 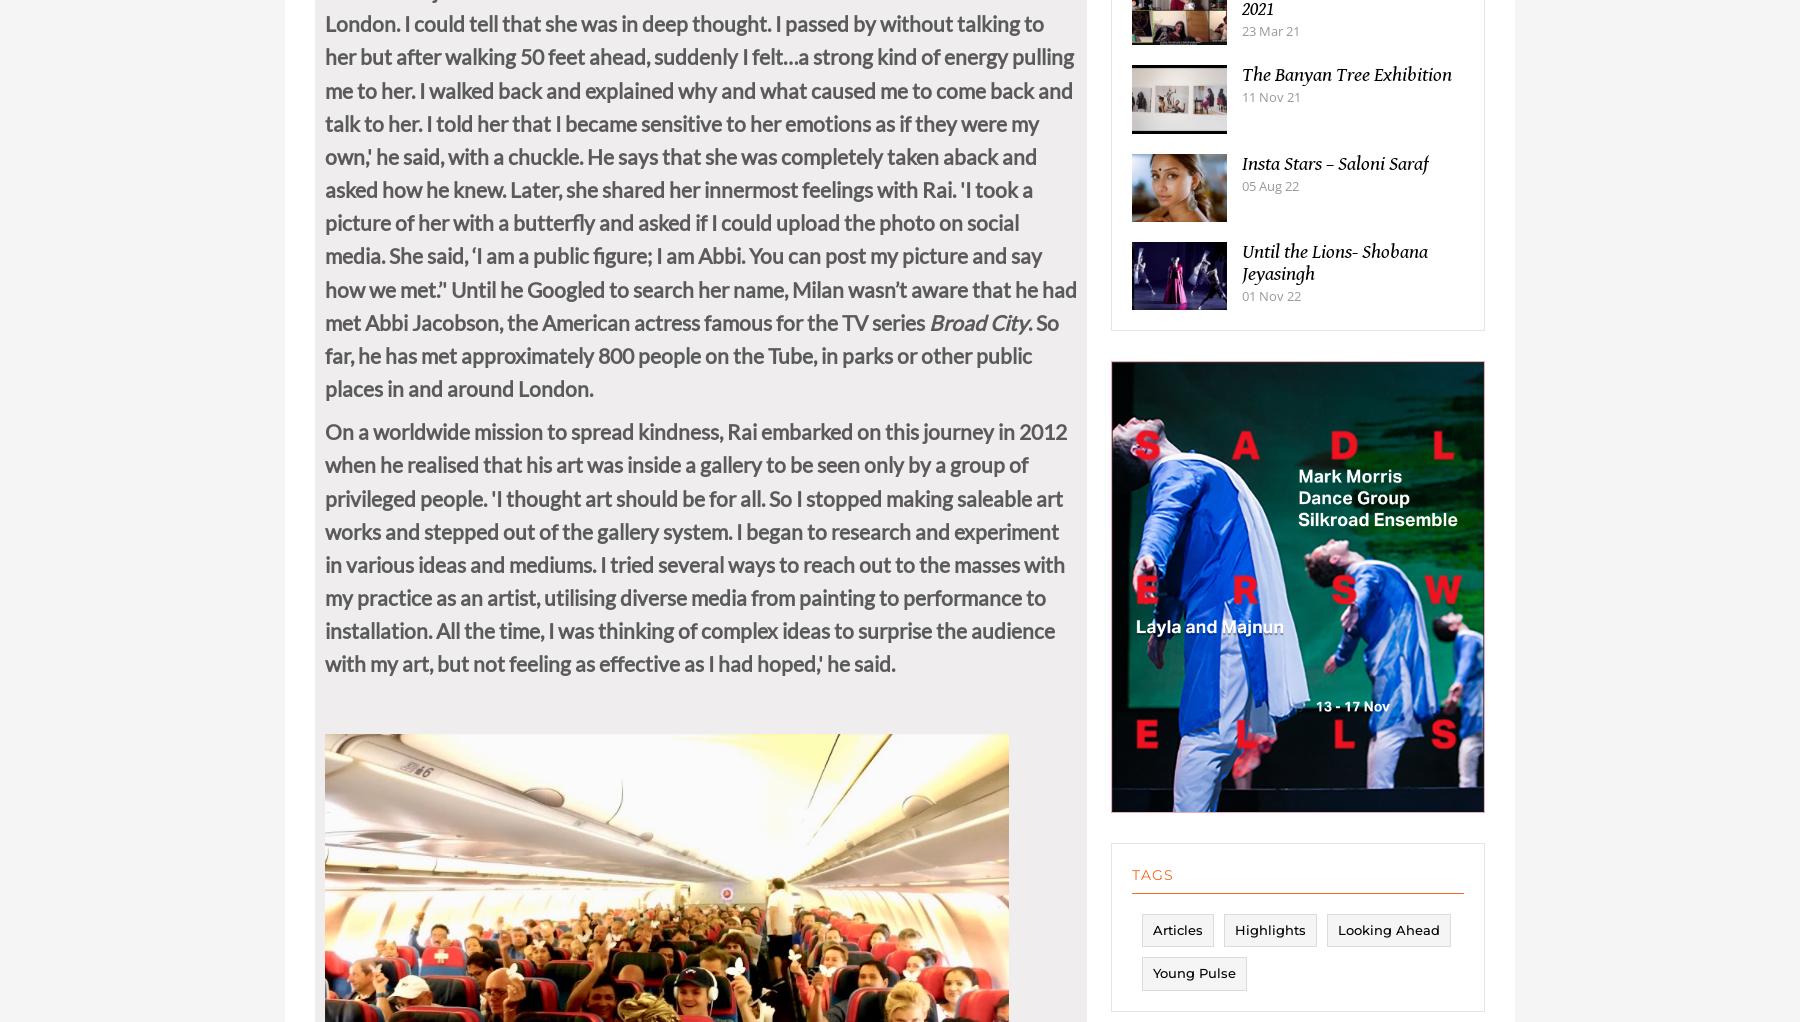 What do you see at coordinates (1270, 949) in the screenshot?
I see `'Highlights'` at bounding box center [1270, 949].